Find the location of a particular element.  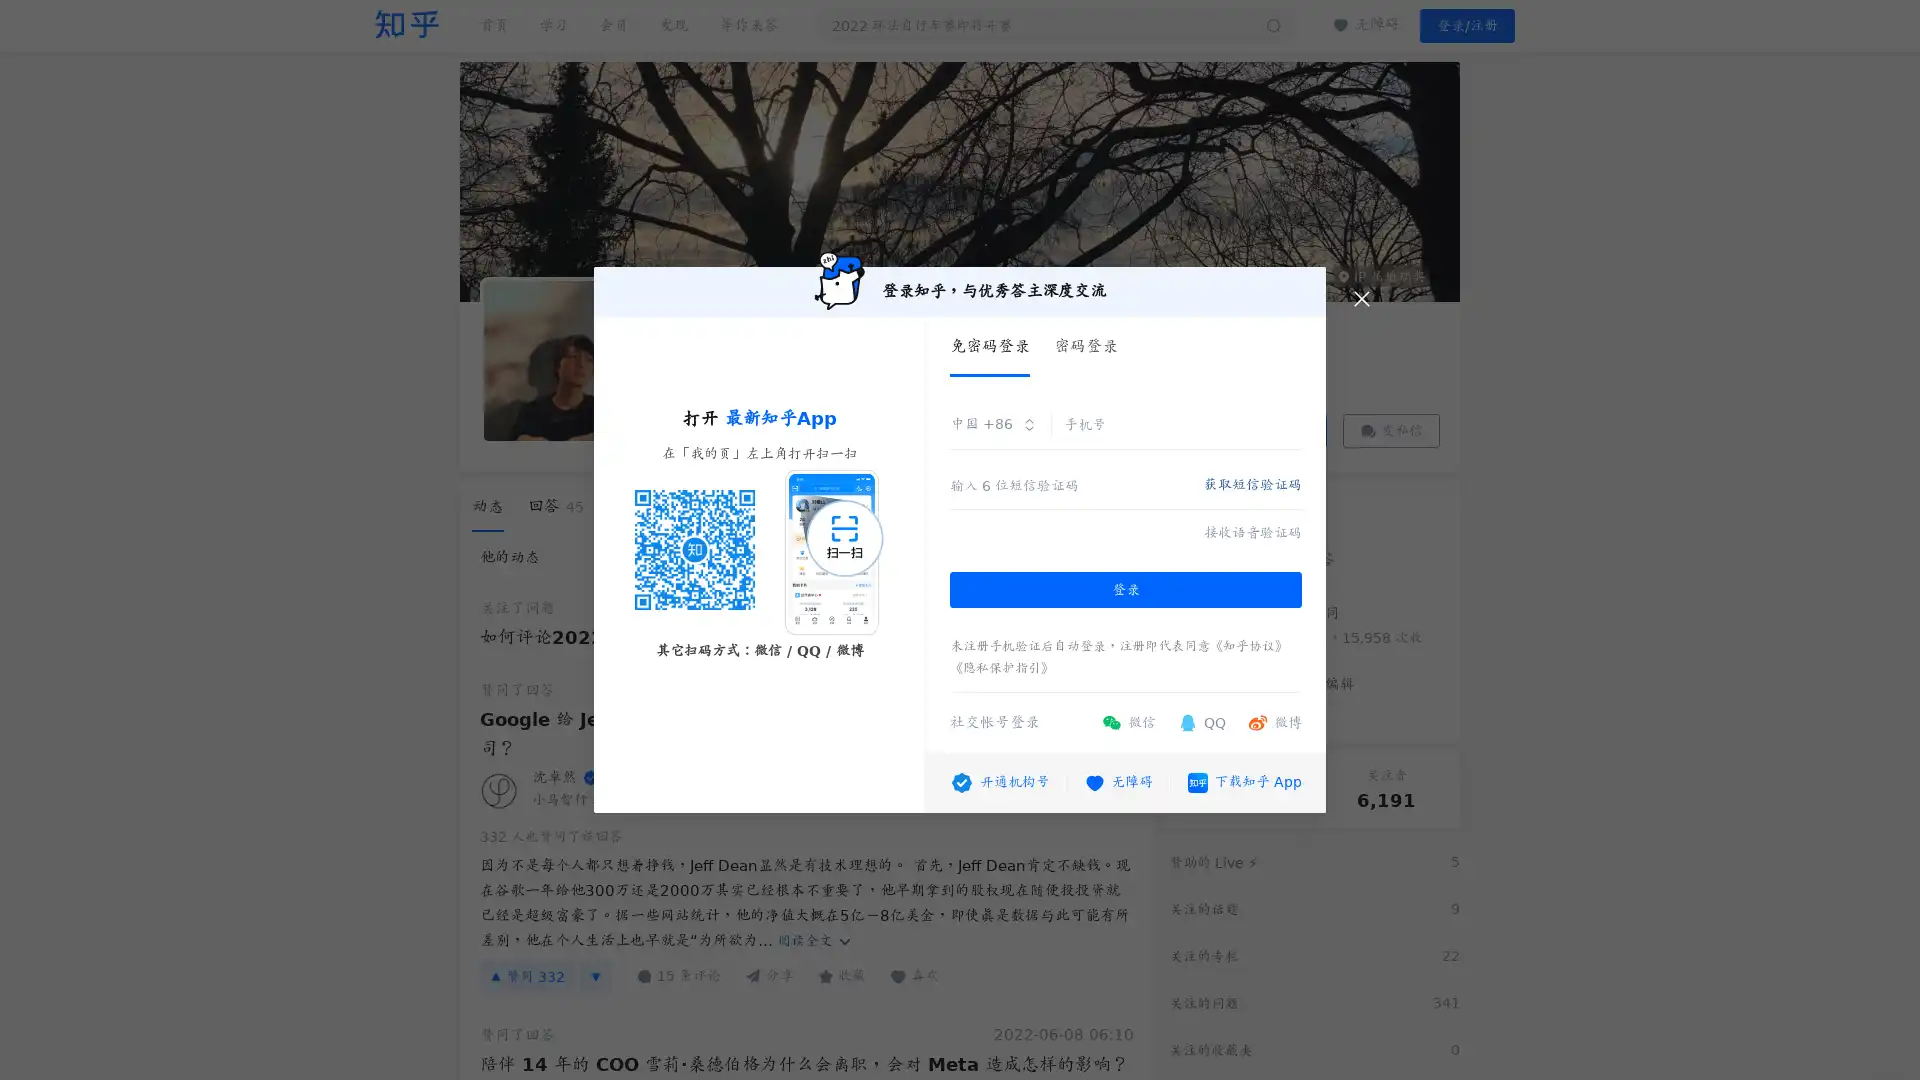

332 is located at coordinates (551, 835).